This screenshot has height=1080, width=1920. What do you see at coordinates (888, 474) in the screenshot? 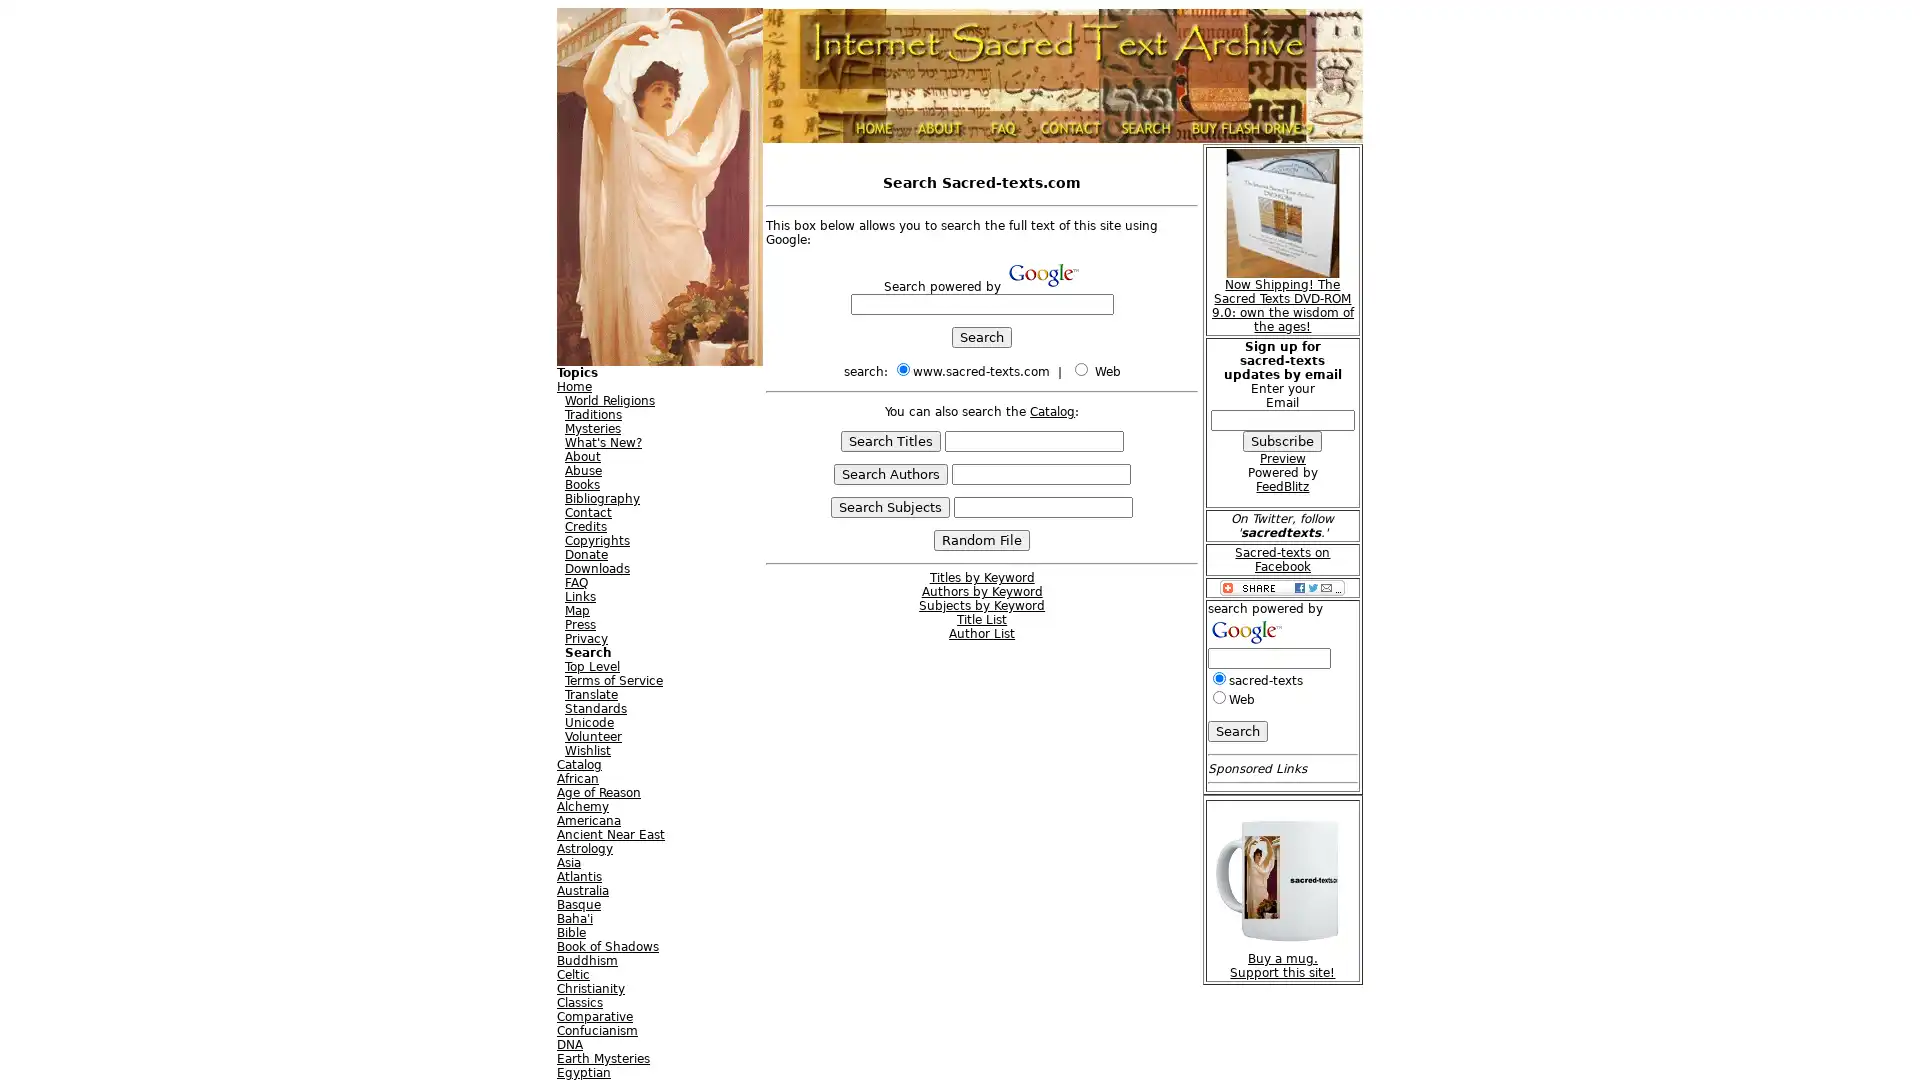
I see `Search Authors` at bounding box center [888, 474].